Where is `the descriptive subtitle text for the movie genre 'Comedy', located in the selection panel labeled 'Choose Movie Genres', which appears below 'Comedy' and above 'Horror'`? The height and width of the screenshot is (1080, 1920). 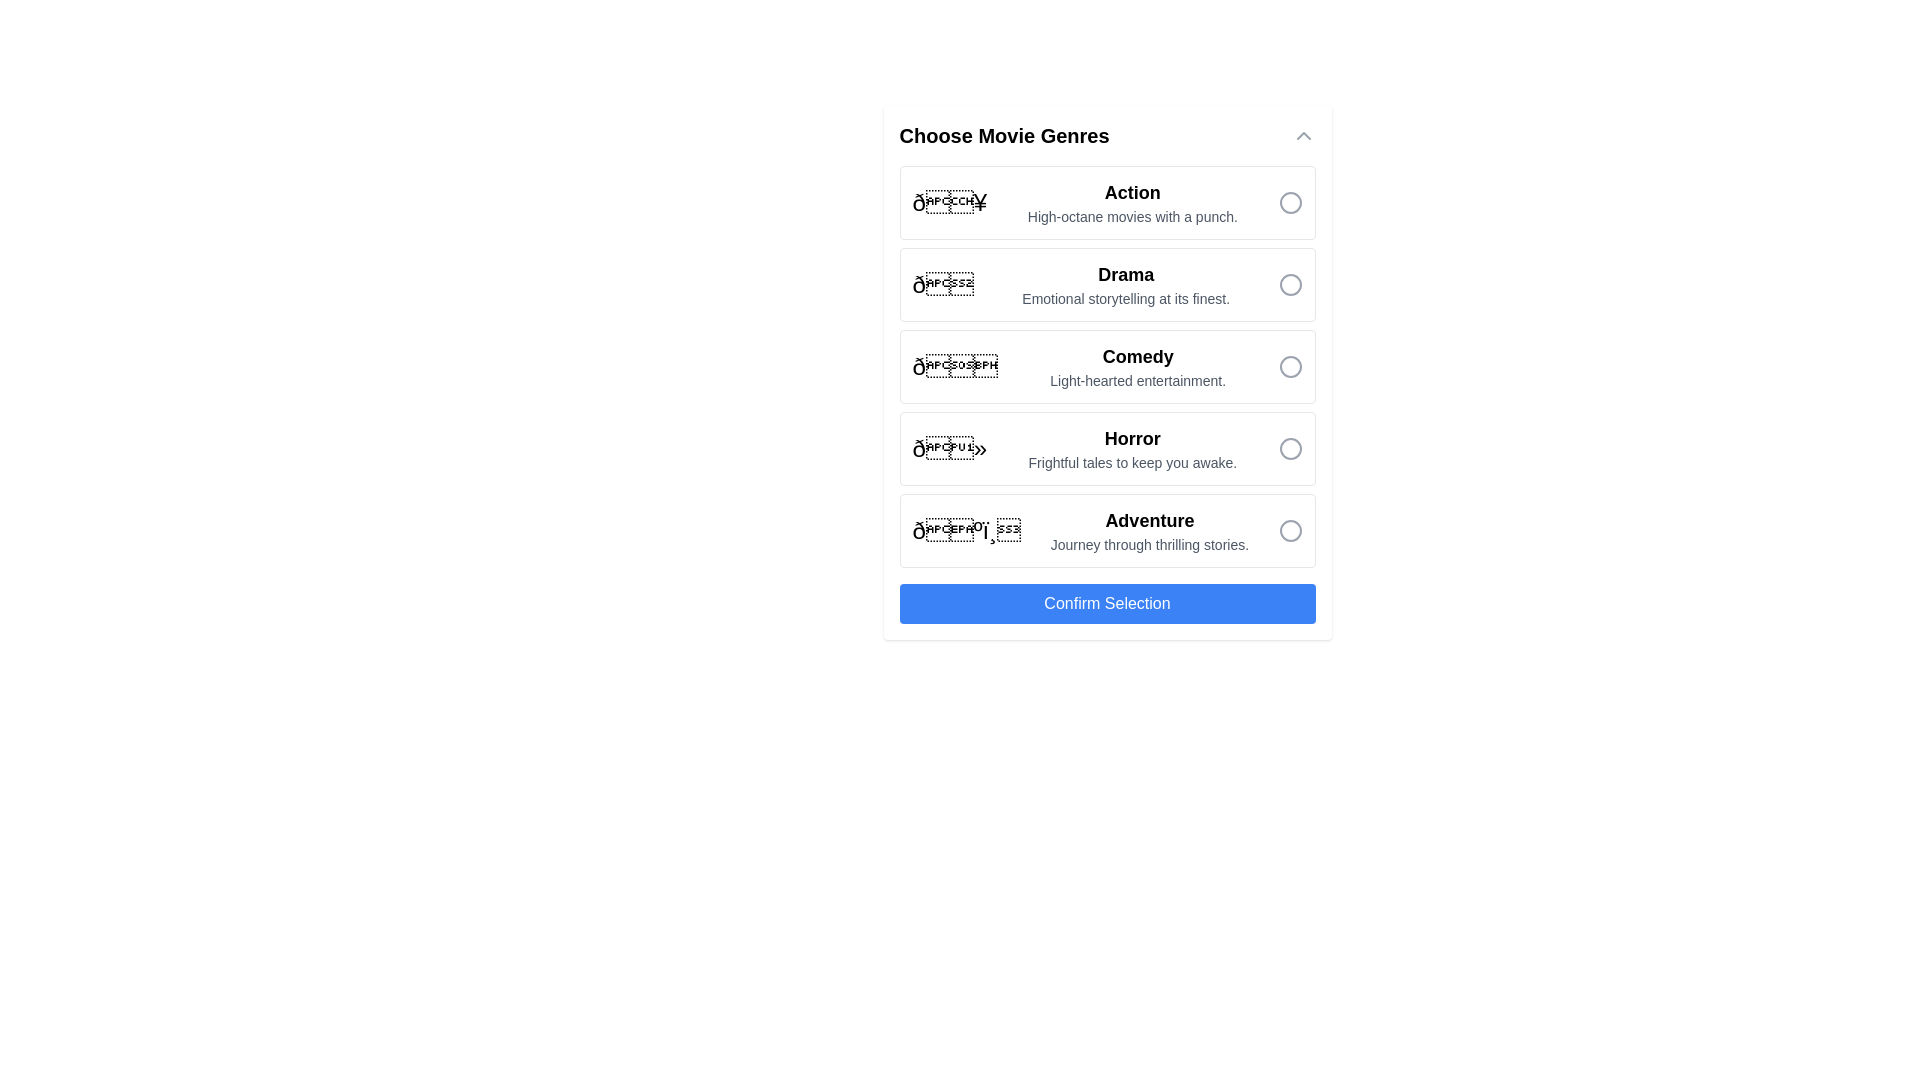
the descriptive subtitle text for the movie genre 'Comedy', located in the selection panel labeled 'Choose Movie Genres', which appears below 'Comedy' and above 'Horror' is located at coordinates (1138, 381).